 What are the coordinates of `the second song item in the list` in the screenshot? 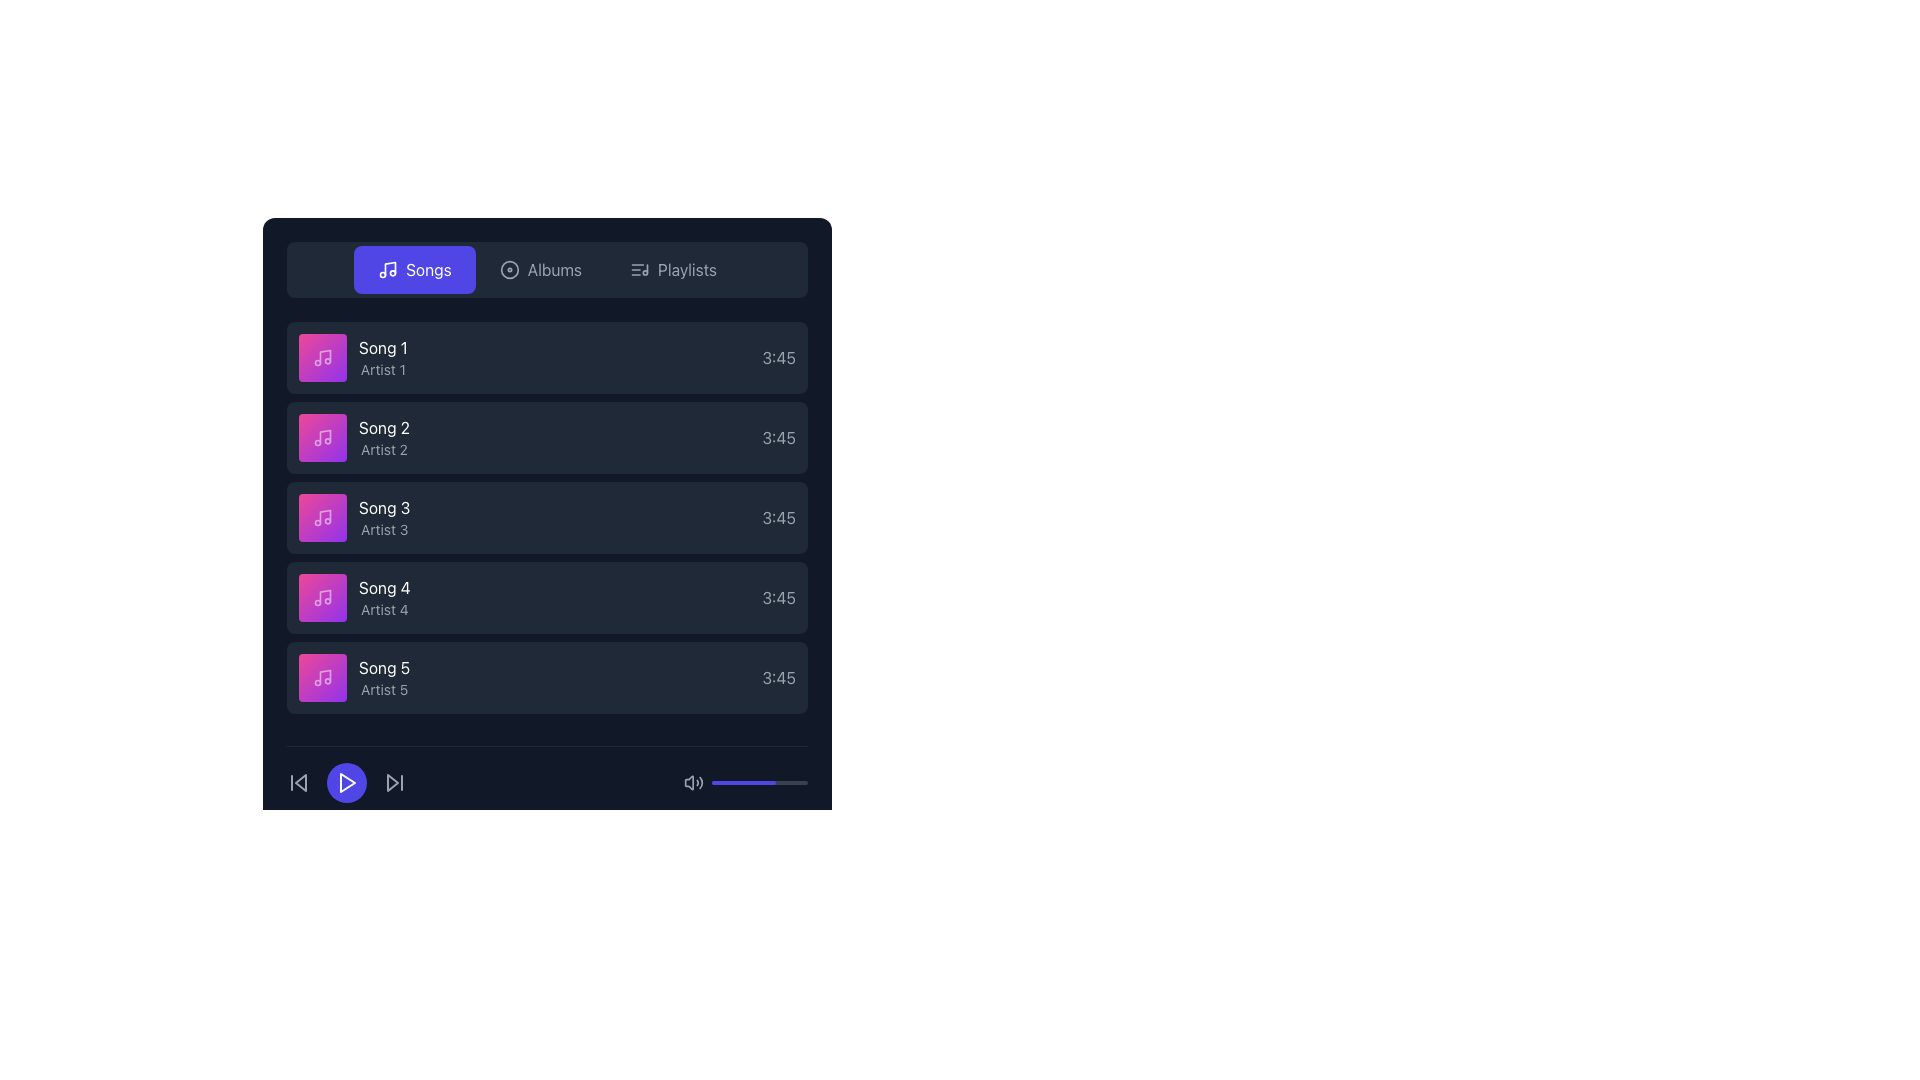 It's located at (354, 437).